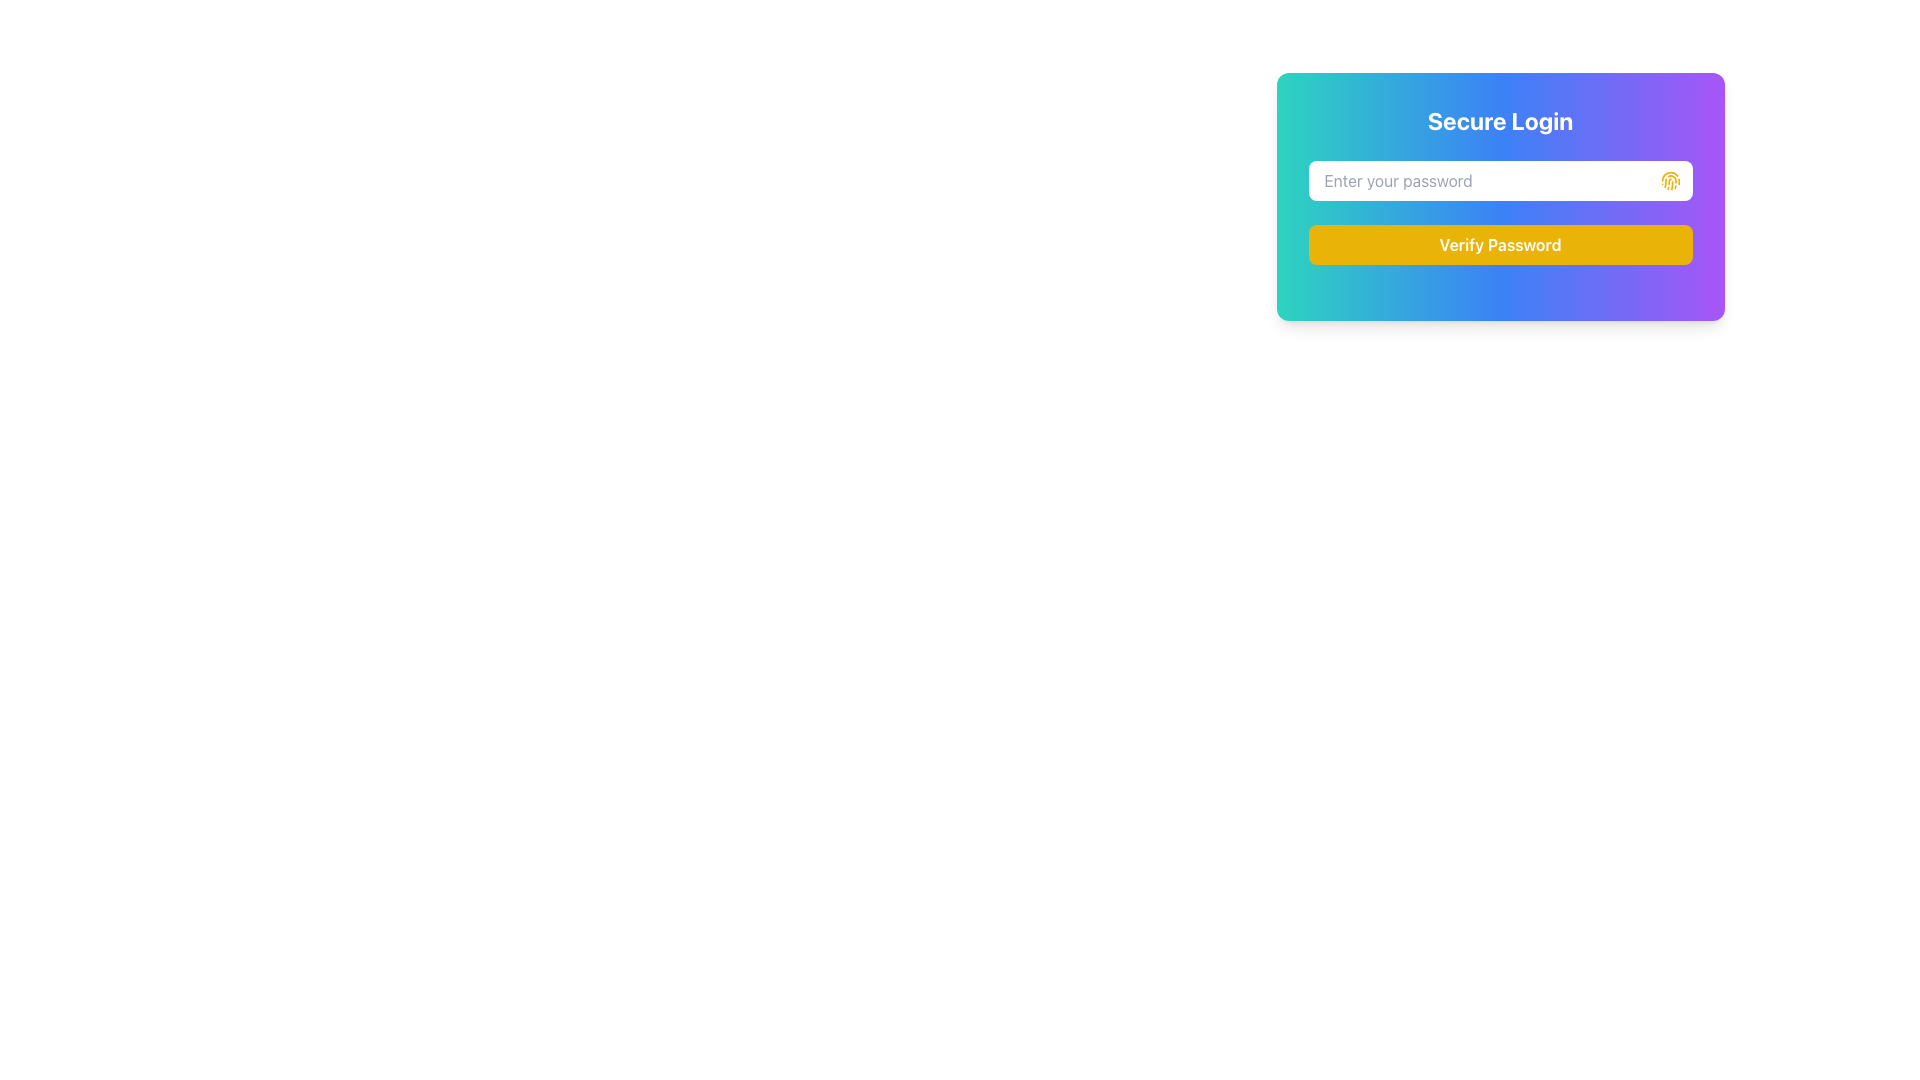 The image size is (1920, 1080). Describe the element at coordinates (1670, 181) in the screenshot. I see `the bright yellow fingerprint icon located at the right edge of the password input field, aligned with its center` at that location.